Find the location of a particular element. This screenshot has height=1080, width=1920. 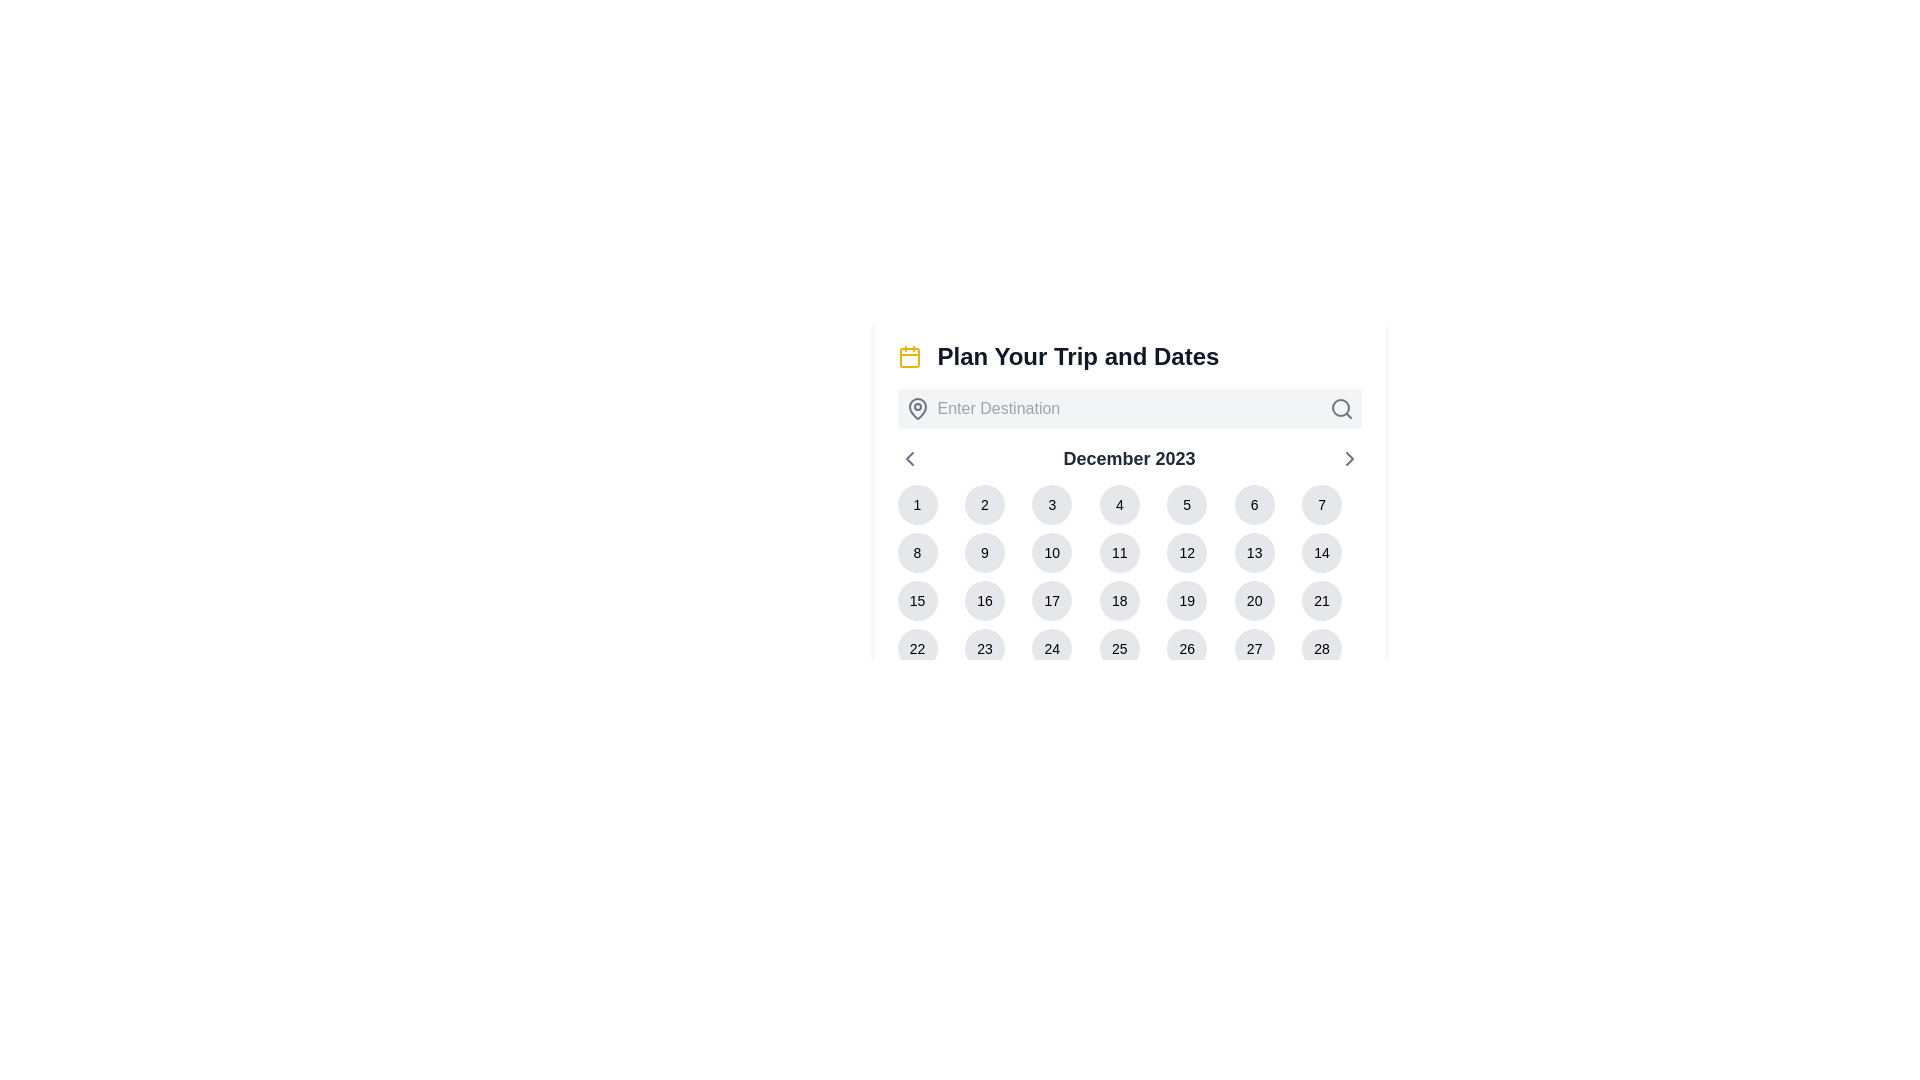

the calendar icon located at the top left corner of the 'Plan Your Trip and Dates' header is located at coordinates (908, 356).